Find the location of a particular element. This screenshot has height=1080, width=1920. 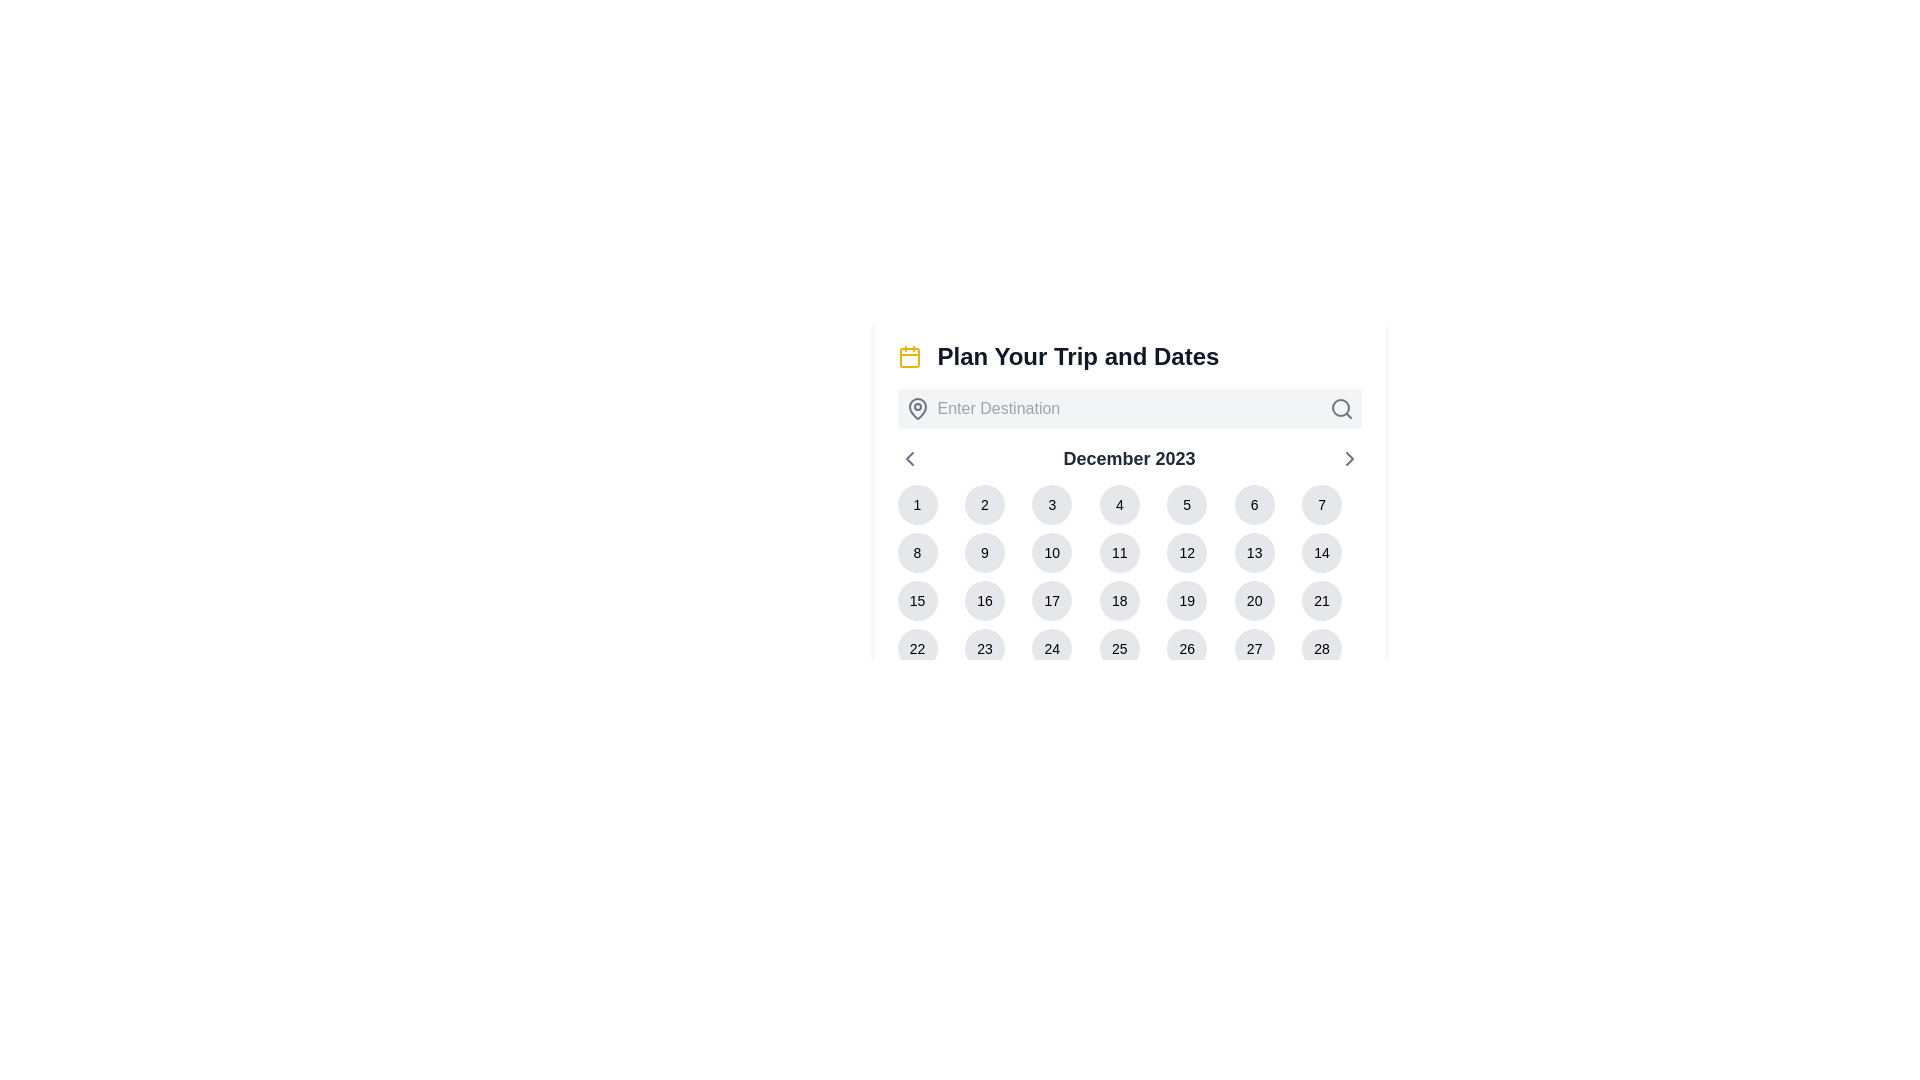

the calendar icon located at the top left corner of the 'Plan Your Trip and Dates' header is located at coordinates (908, 356).